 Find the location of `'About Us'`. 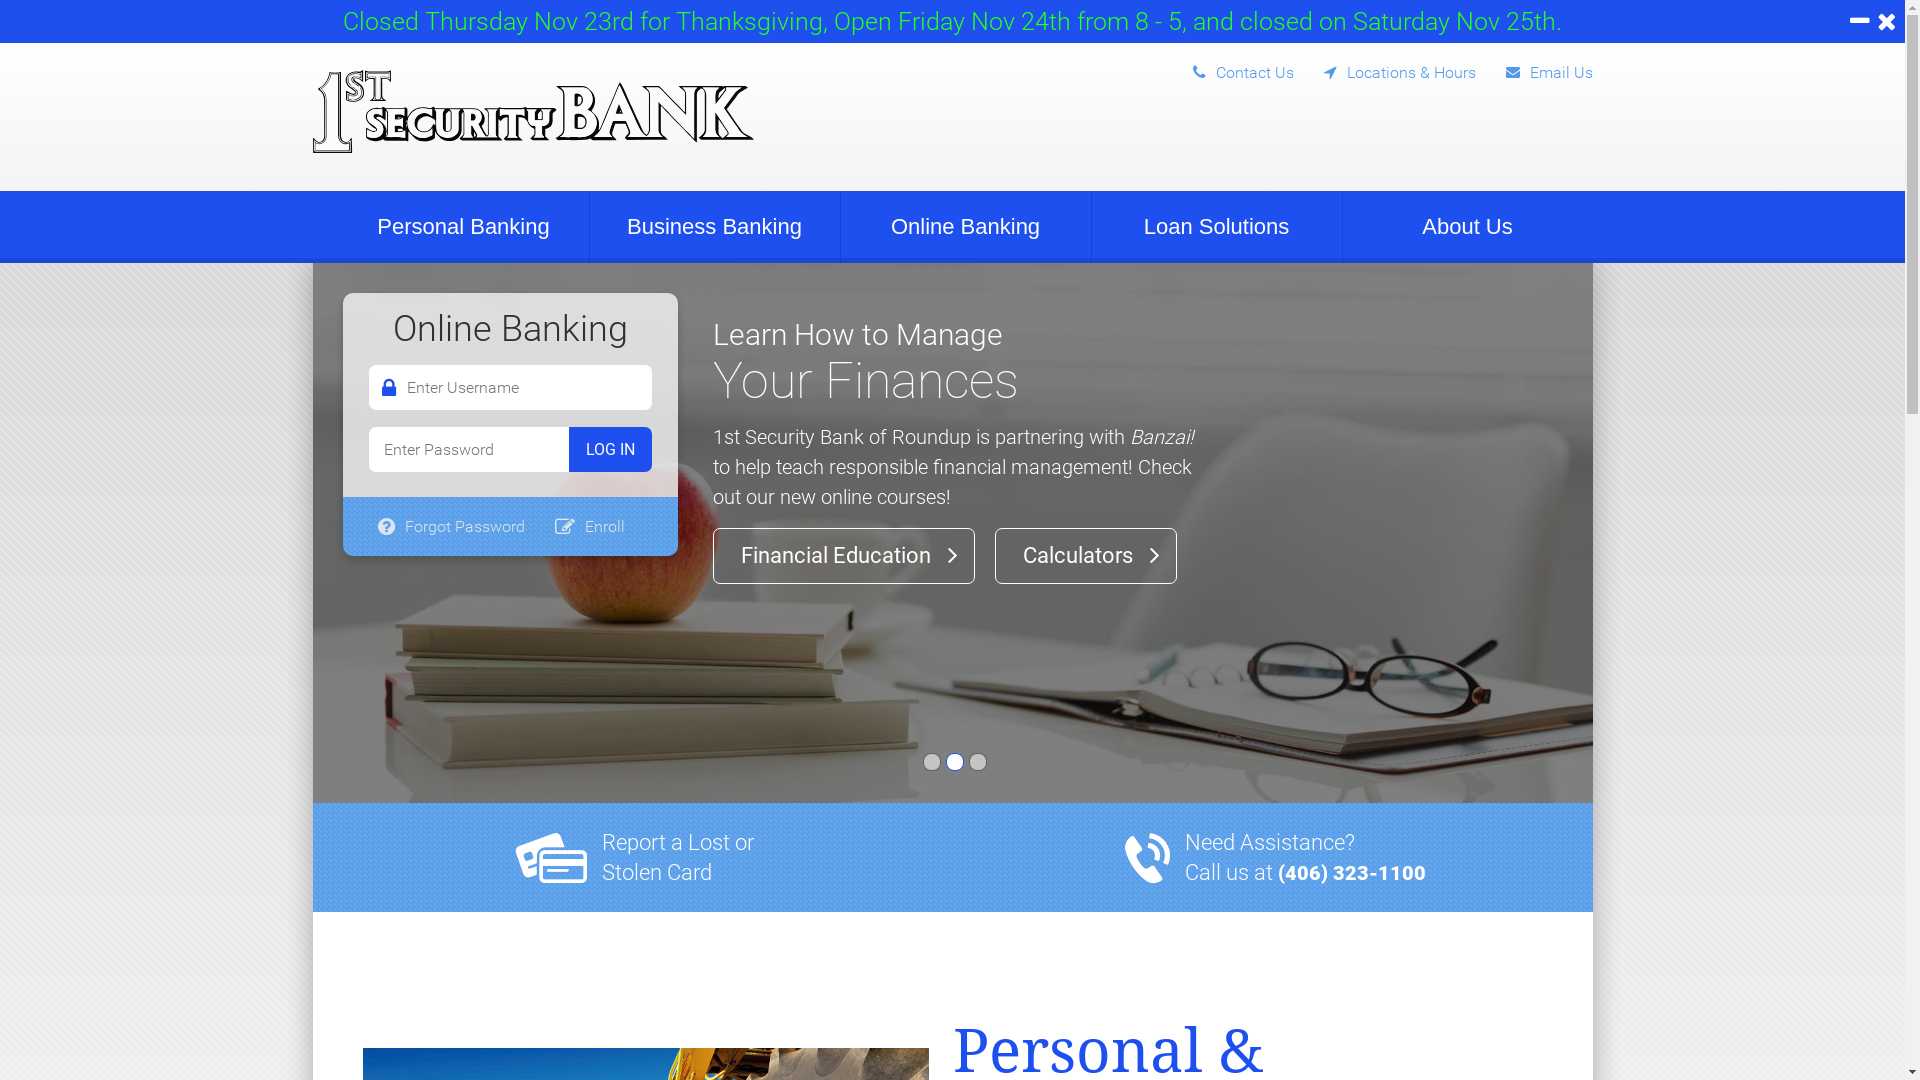

'About Us' is located at coordinates (1467, 226).